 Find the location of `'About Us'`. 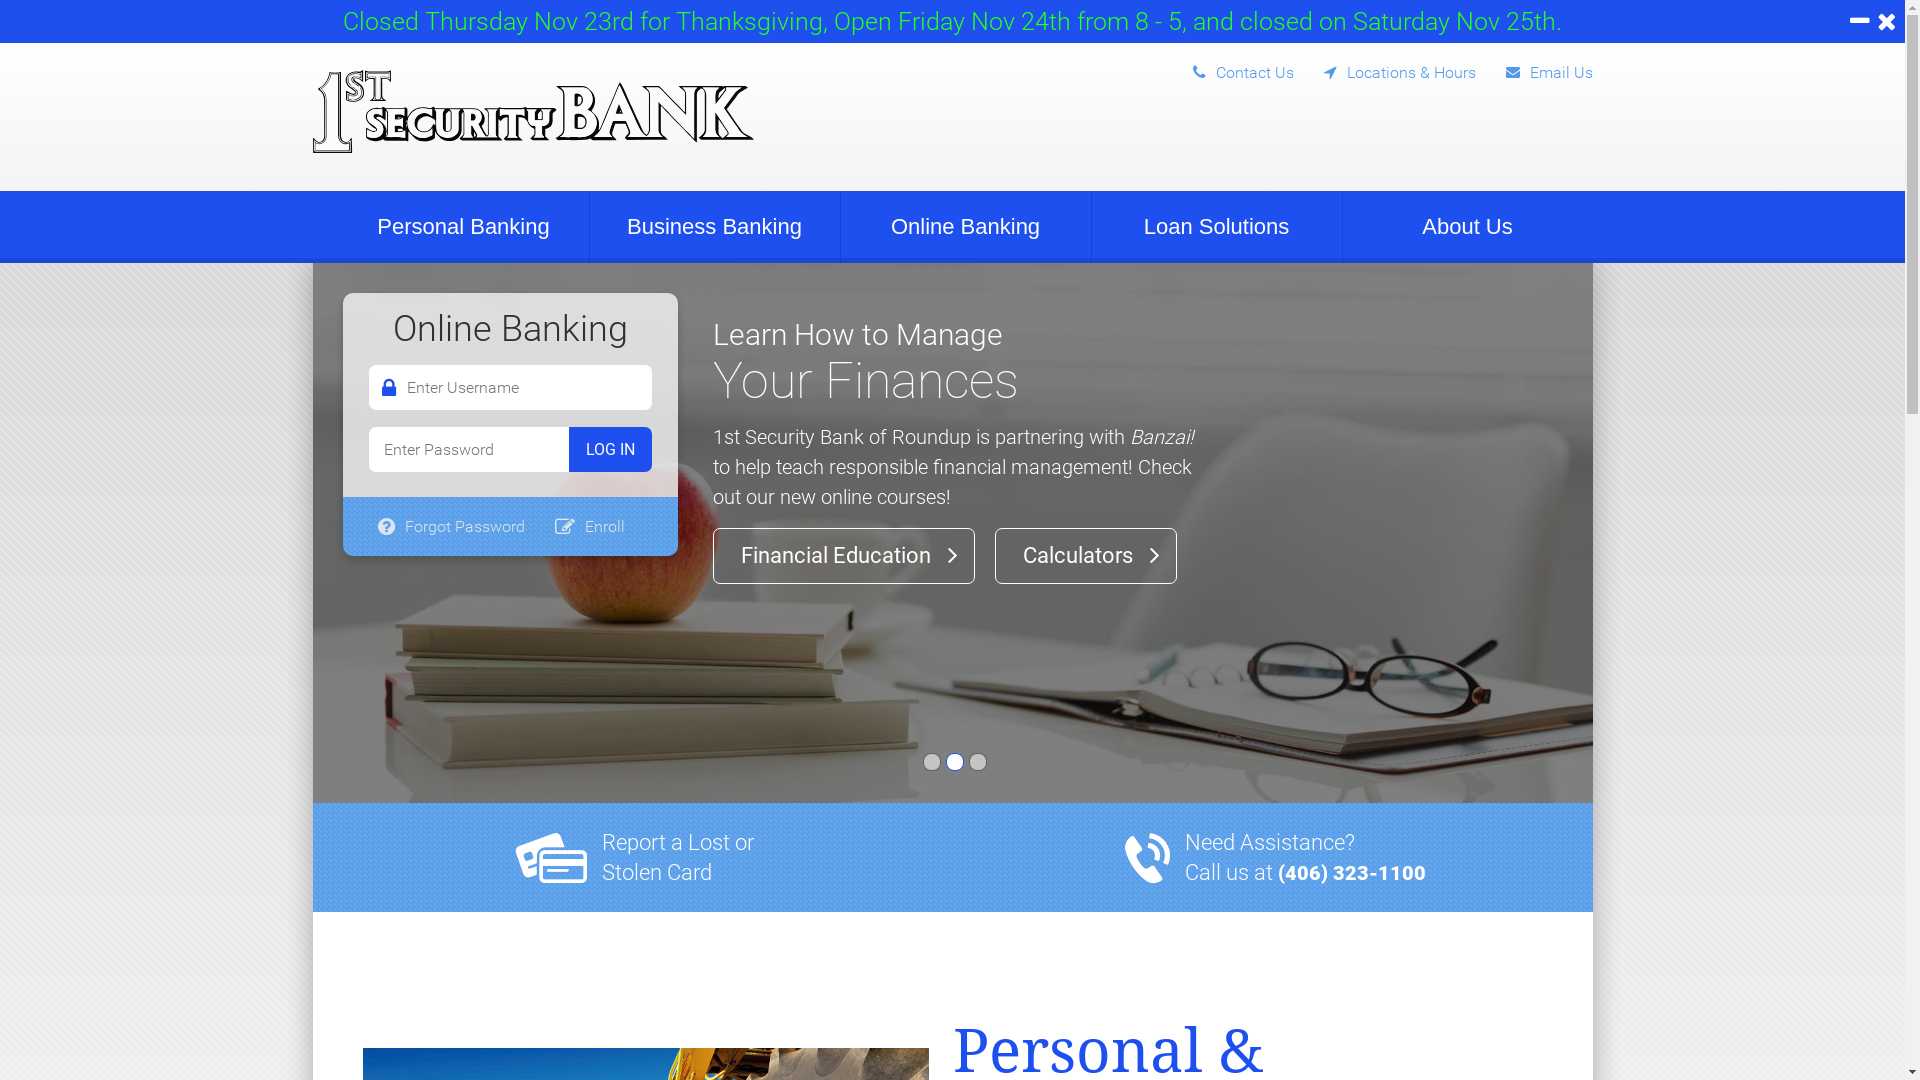

'About Us' is located at coordinates (1467, 226).